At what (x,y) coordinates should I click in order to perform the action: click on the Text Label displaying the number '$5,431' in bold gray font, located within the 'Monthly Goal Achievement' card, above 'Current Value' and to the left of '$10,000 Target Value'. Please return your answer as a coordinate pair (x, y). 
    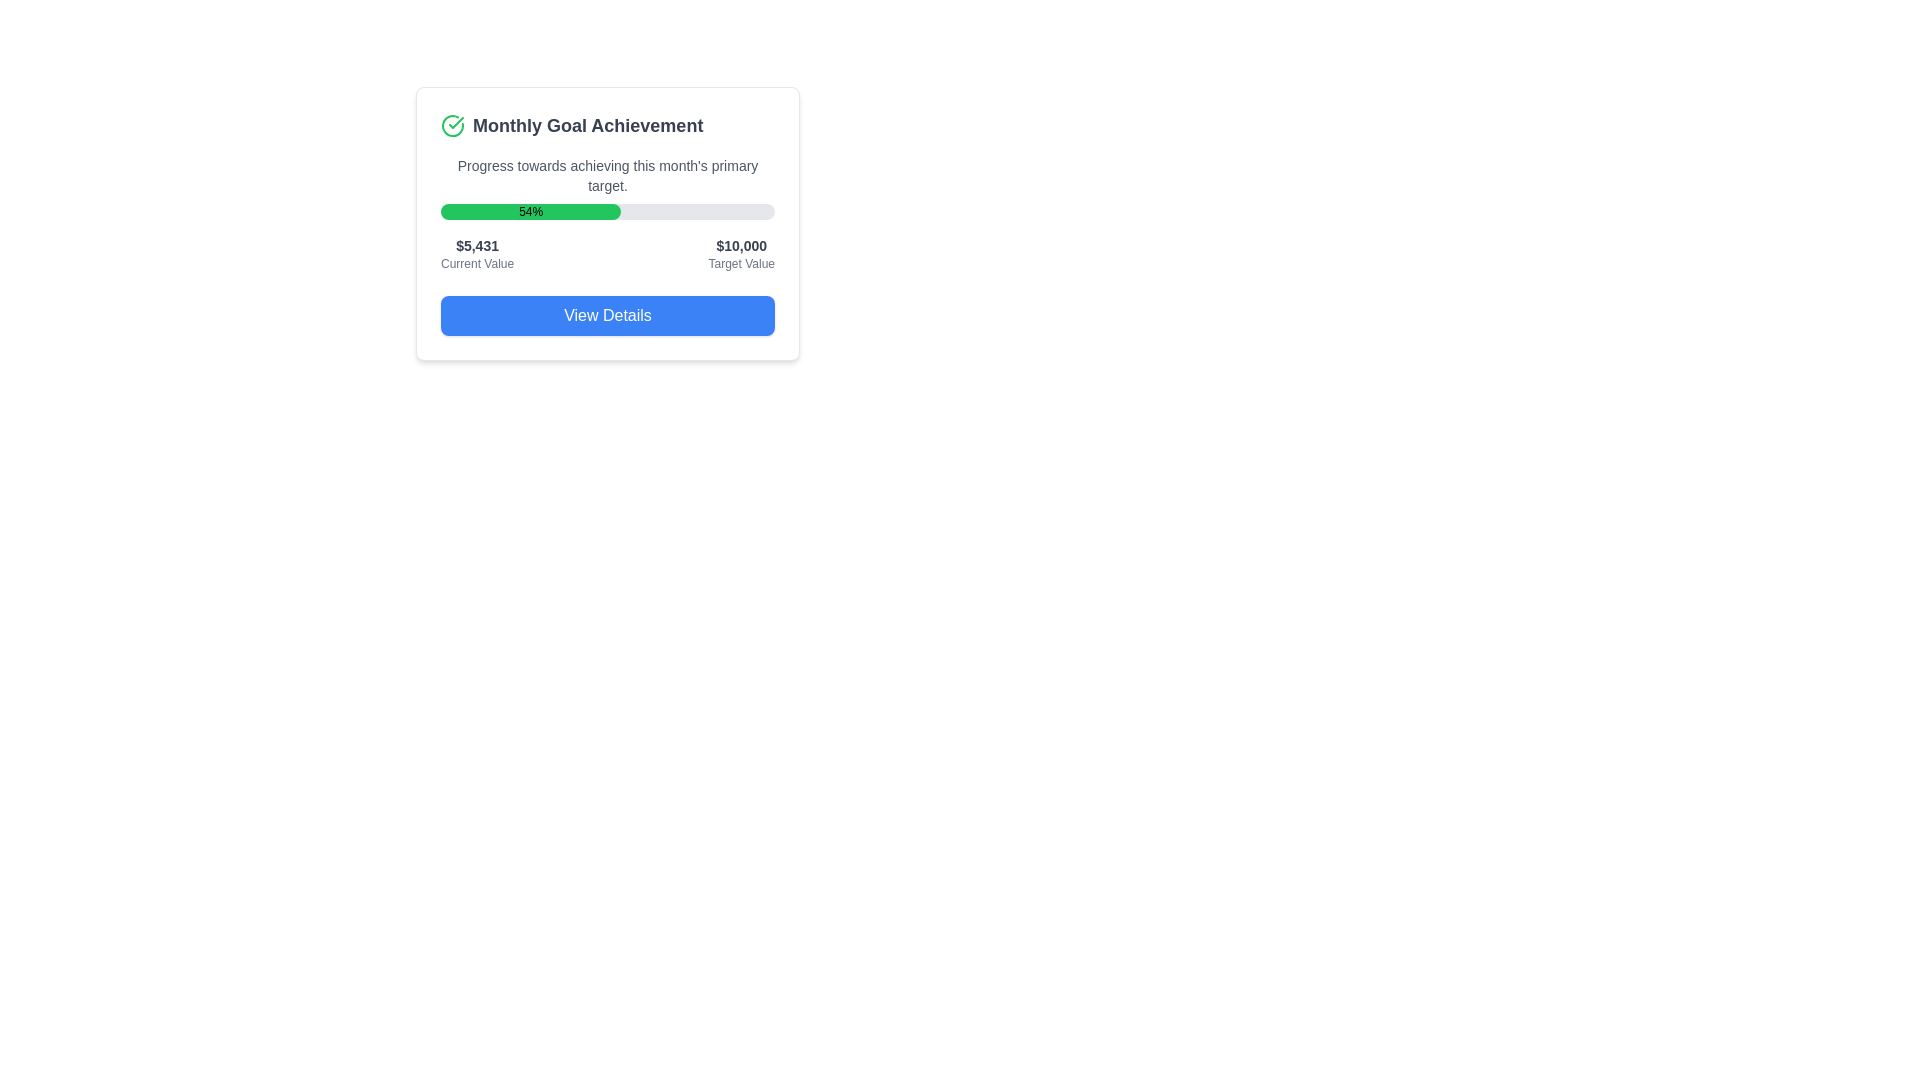
    Looking at the image, I should click on (476, 245).